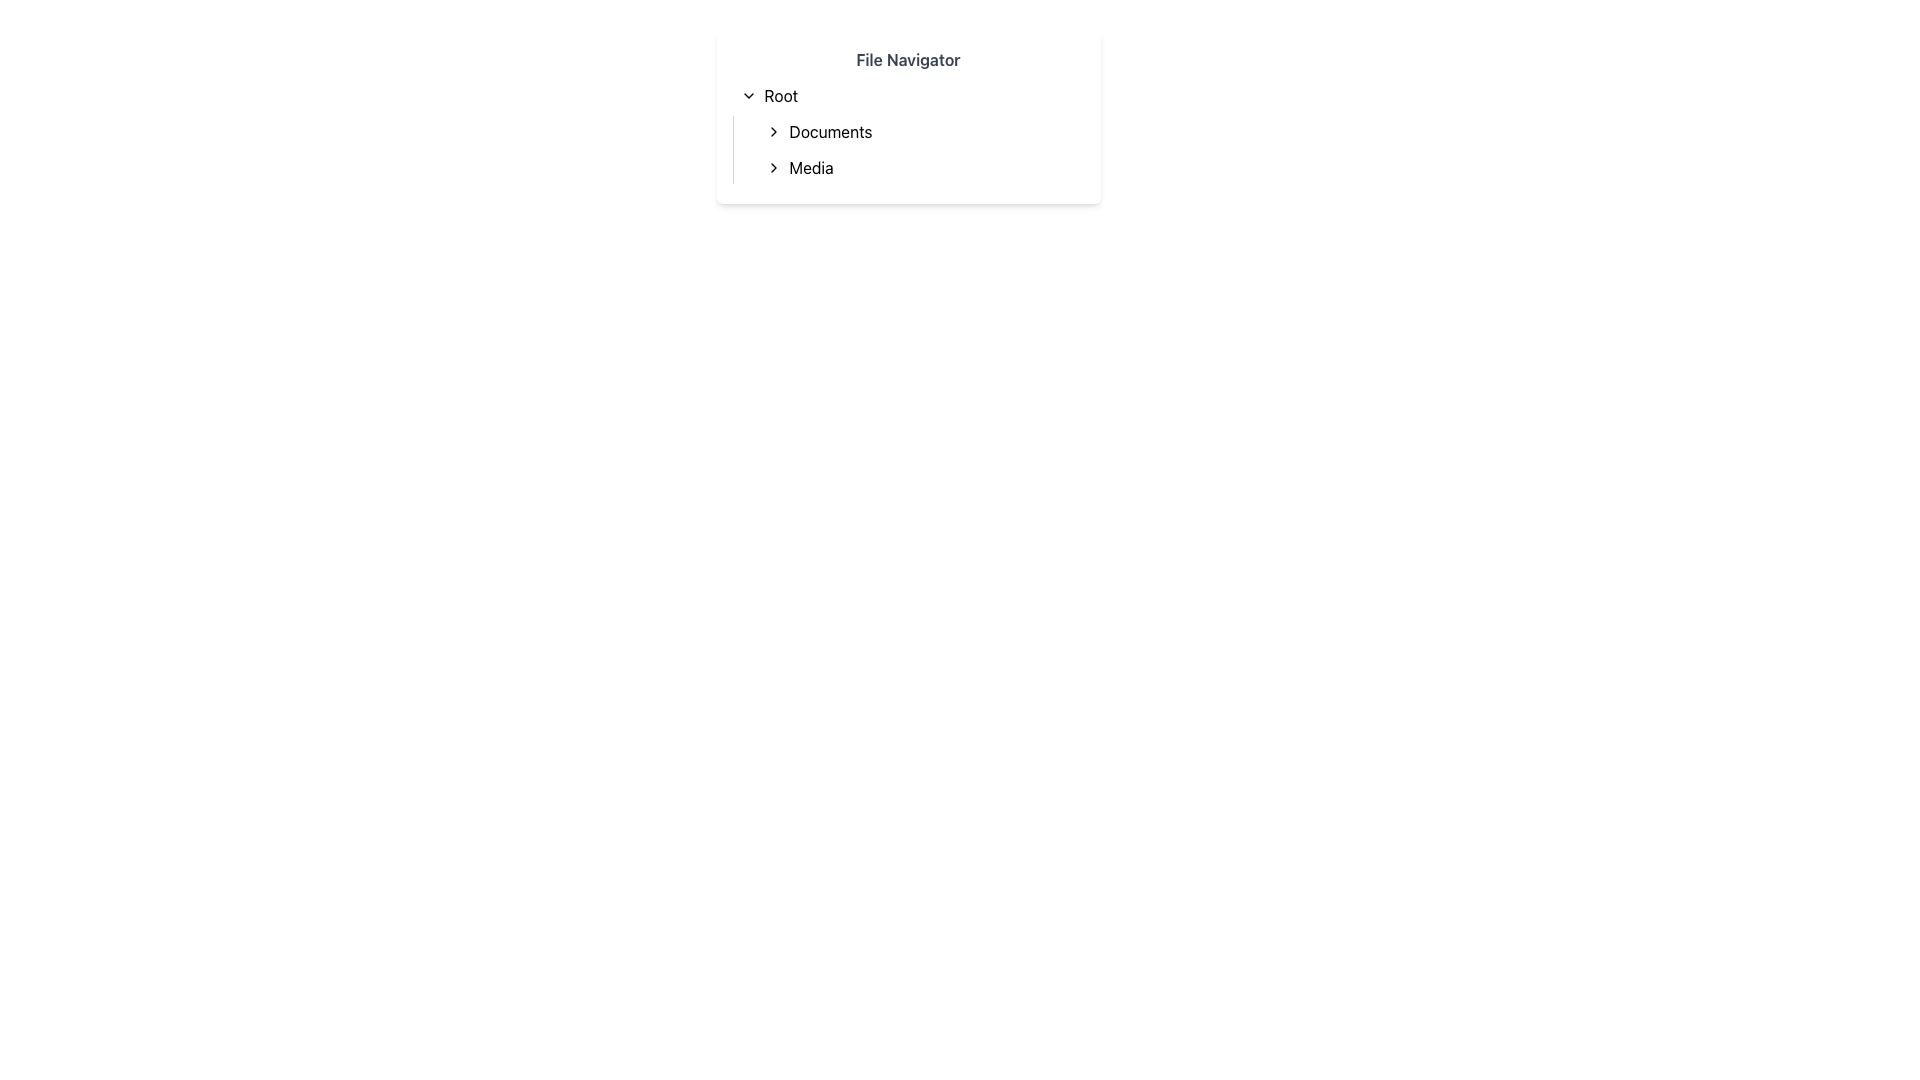 The height and width of the screenshot is (1080, 1920). Describe the element at coordinates (772, 131) in the screenshot. I see `the small right-chevron icon positioned to the left of the 'Documents' label` at that location.